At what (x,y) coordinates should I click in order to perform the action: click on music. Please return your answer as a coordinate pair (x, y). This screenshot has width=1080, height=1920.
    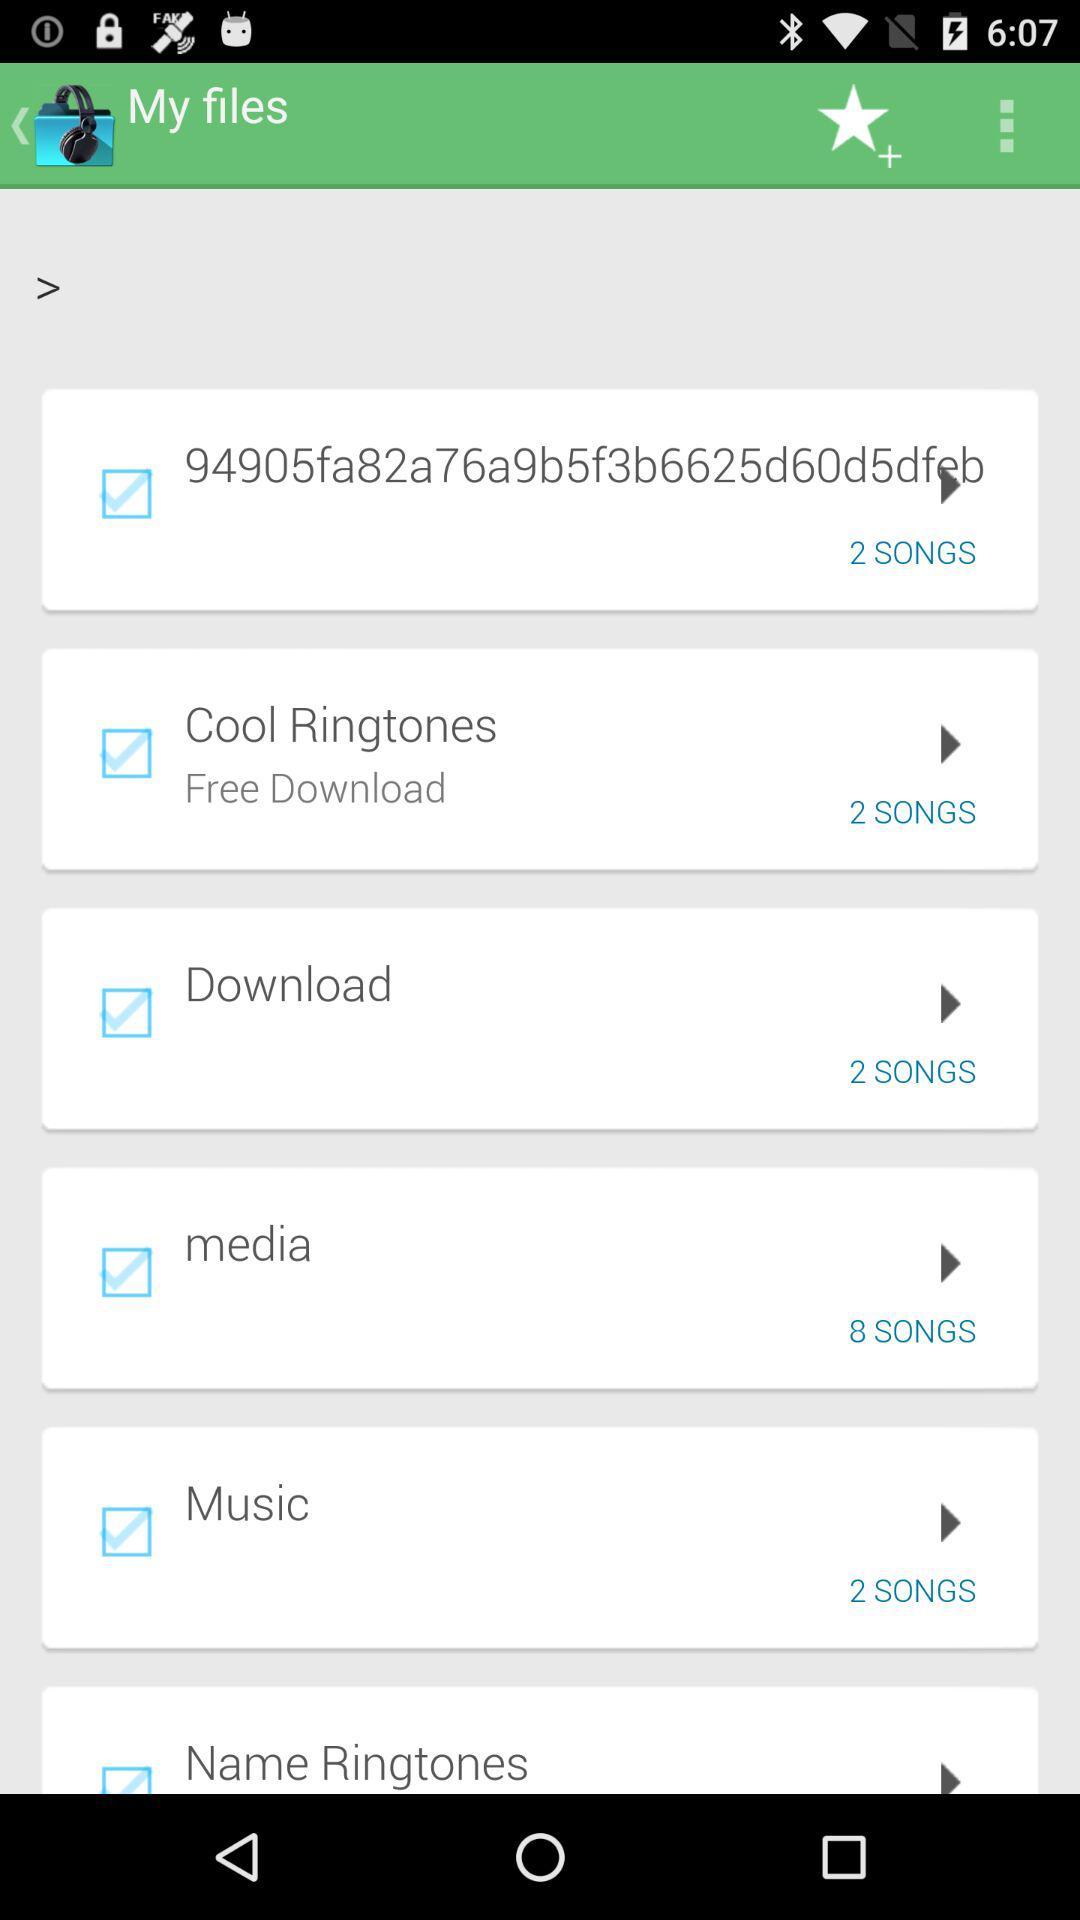
    Looking at the image, I should click on (596, 1501).